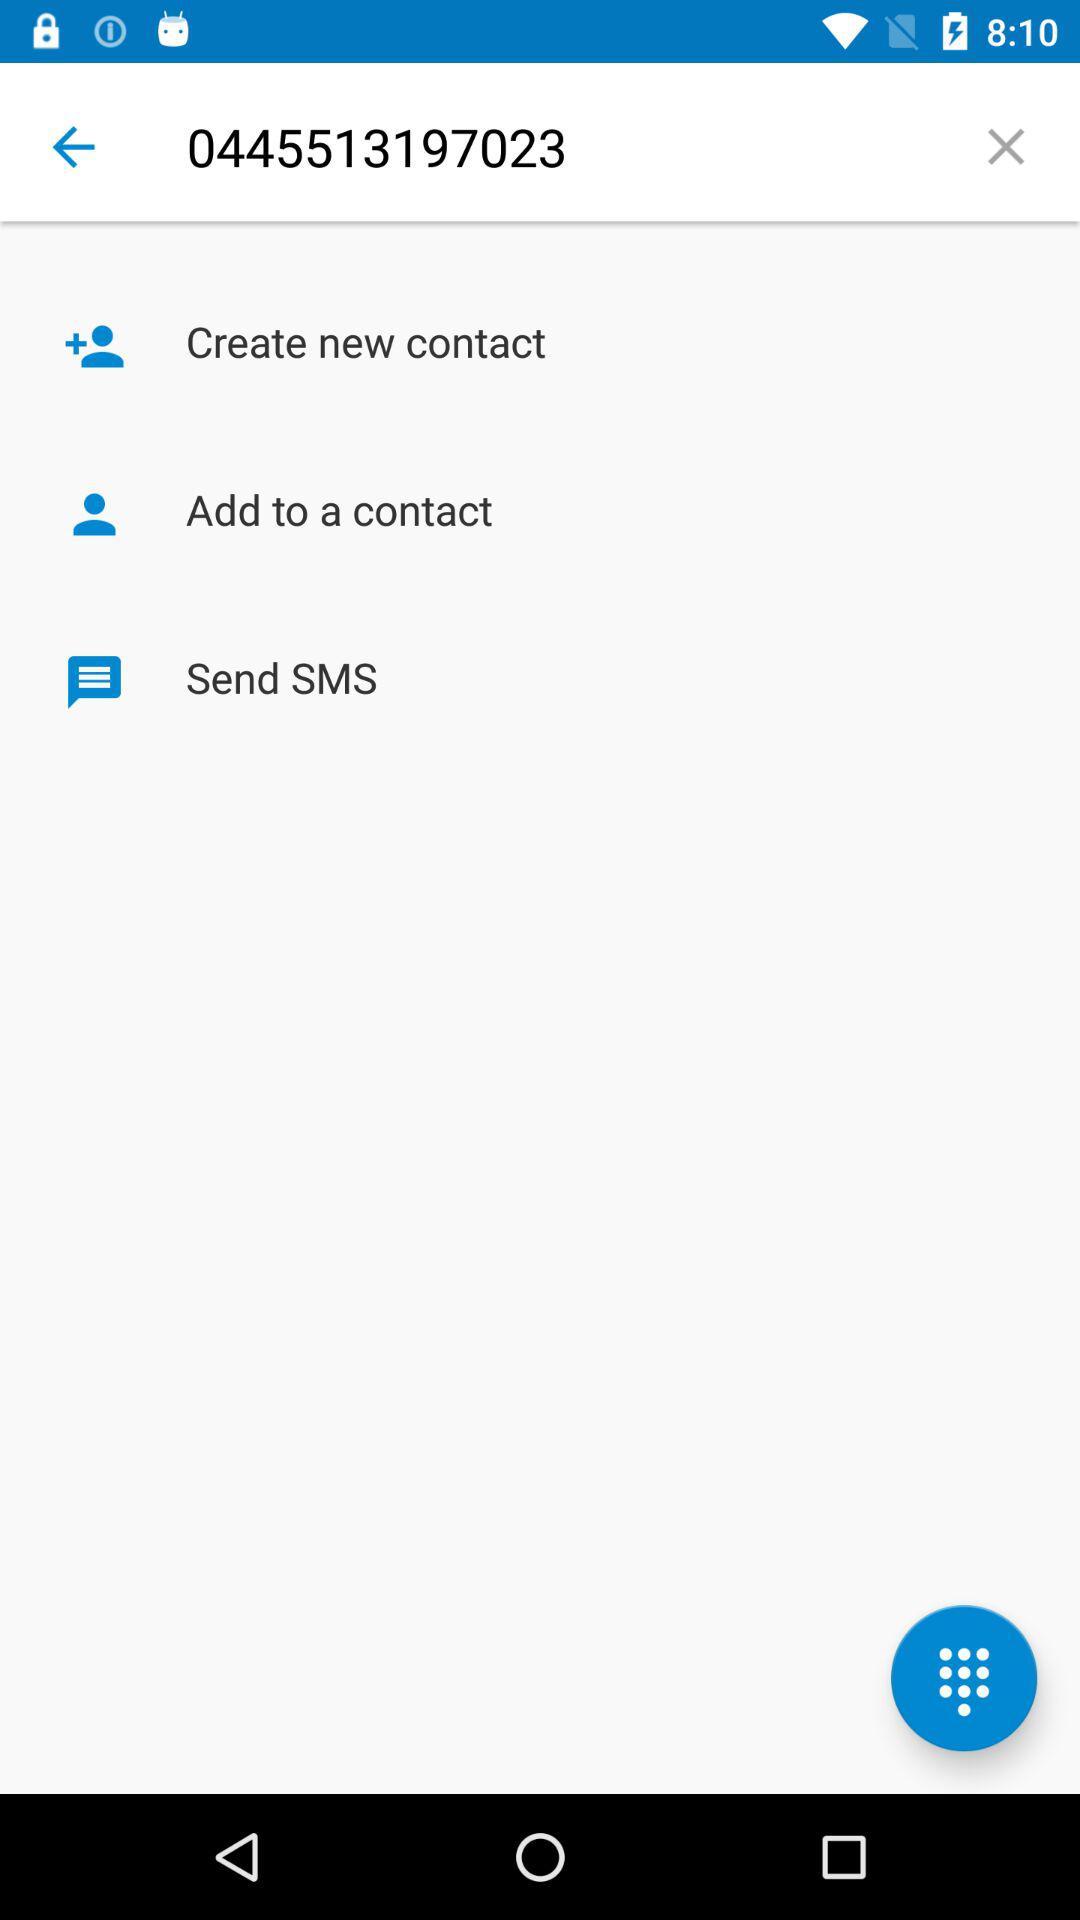 This screenshot has width=1080, height=1920. Describe the element at coordinates (963, 1678) in the screenshot. I see `the dialpad icon` at that location.